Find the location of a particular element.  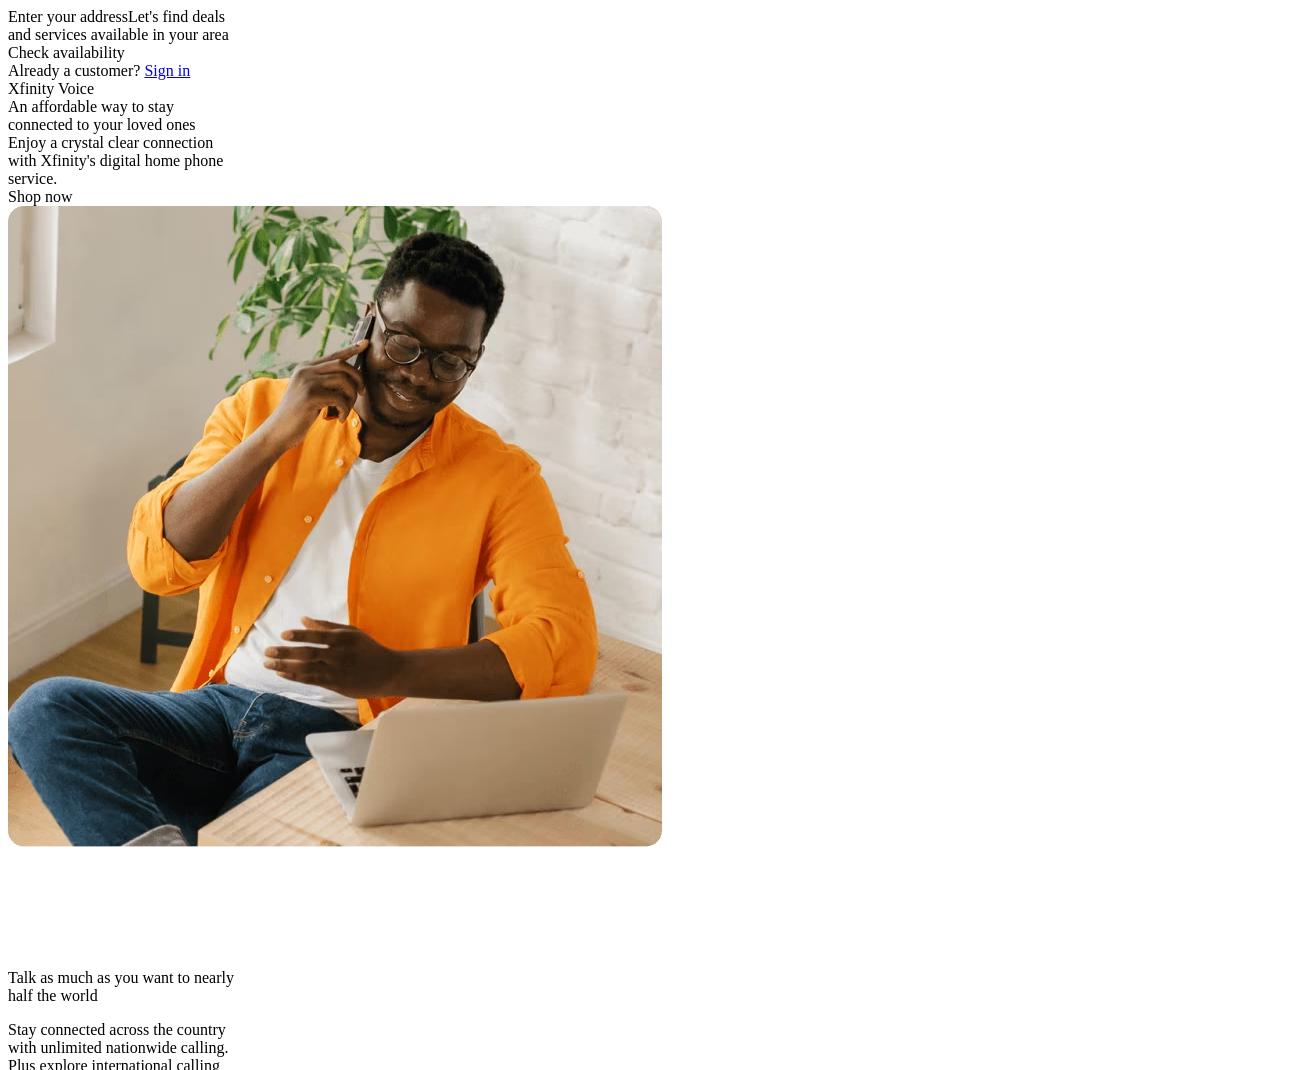

'Enter your address' is located at coordinates (67, 15).